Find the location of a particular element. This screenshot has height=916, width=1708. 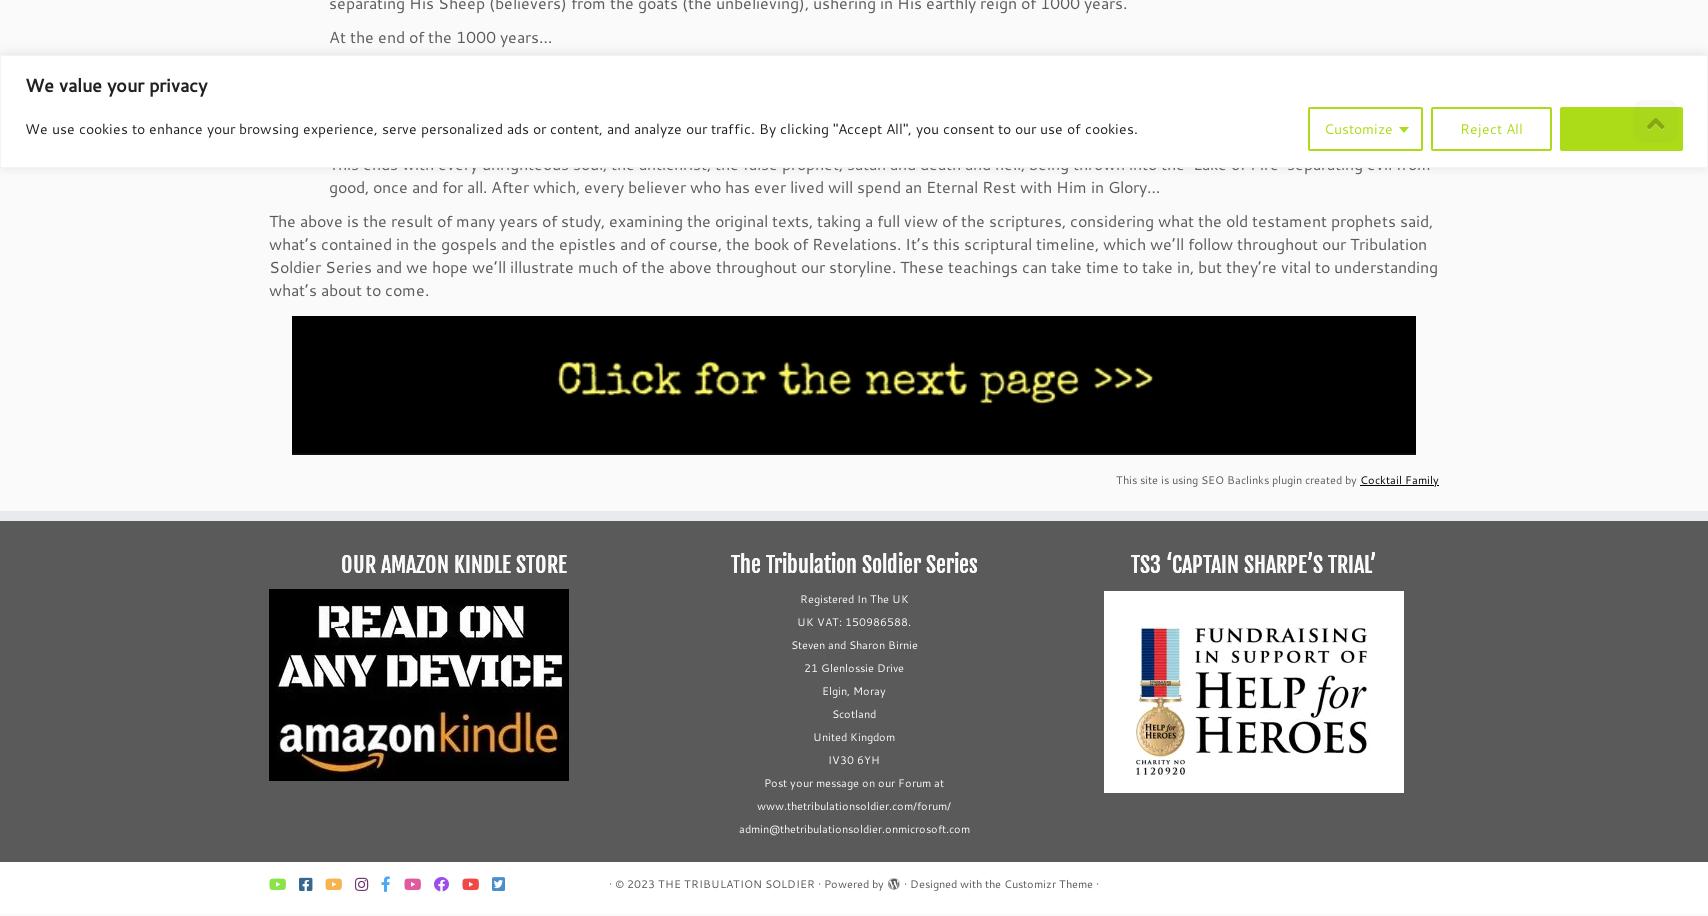

'Powered by' is located at coordinates (854, 884).